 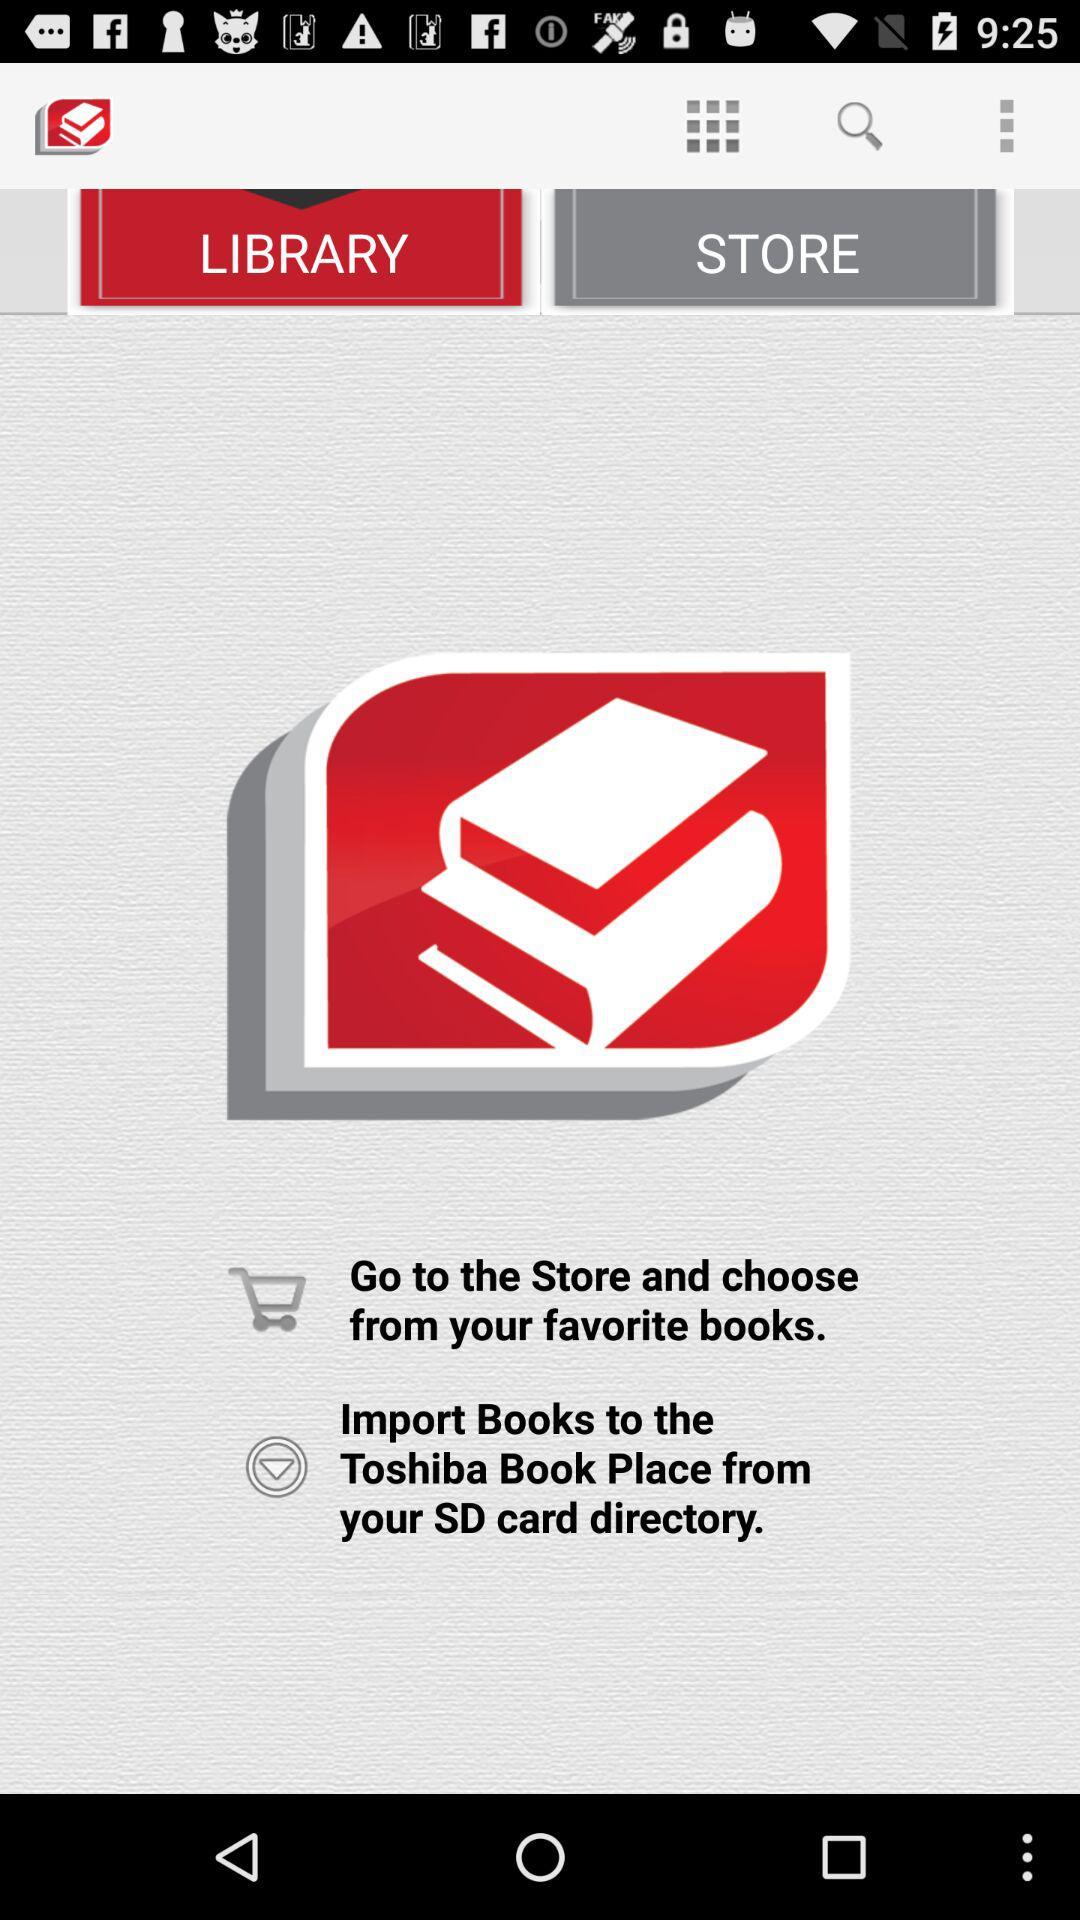 I want to click on the item below library icon, so click(x=540, y=1053).